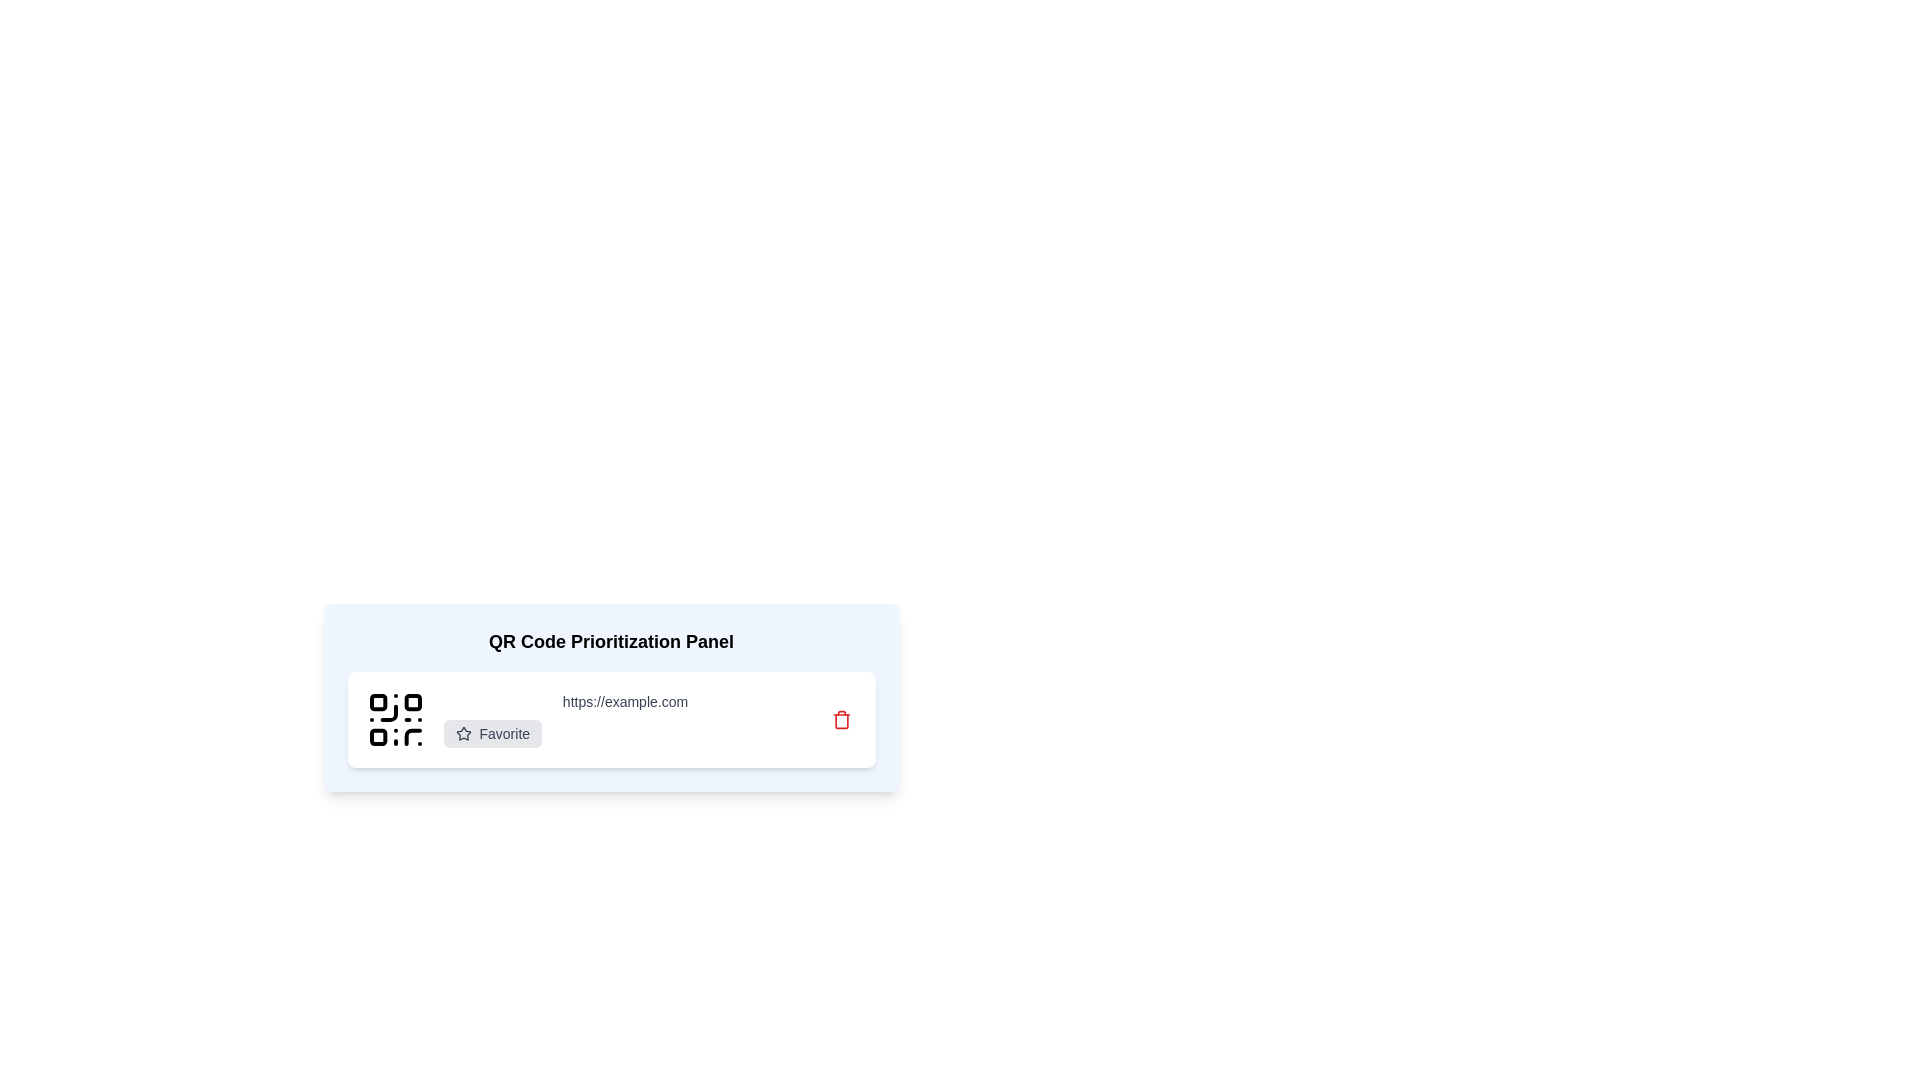 The image size is (1920, 1080). What do you see at coordinates (841, 720) in the screenshot?
I see `the red trash icon located in the bottom-right corner of the white card interface` at bounding box center [841, 720].